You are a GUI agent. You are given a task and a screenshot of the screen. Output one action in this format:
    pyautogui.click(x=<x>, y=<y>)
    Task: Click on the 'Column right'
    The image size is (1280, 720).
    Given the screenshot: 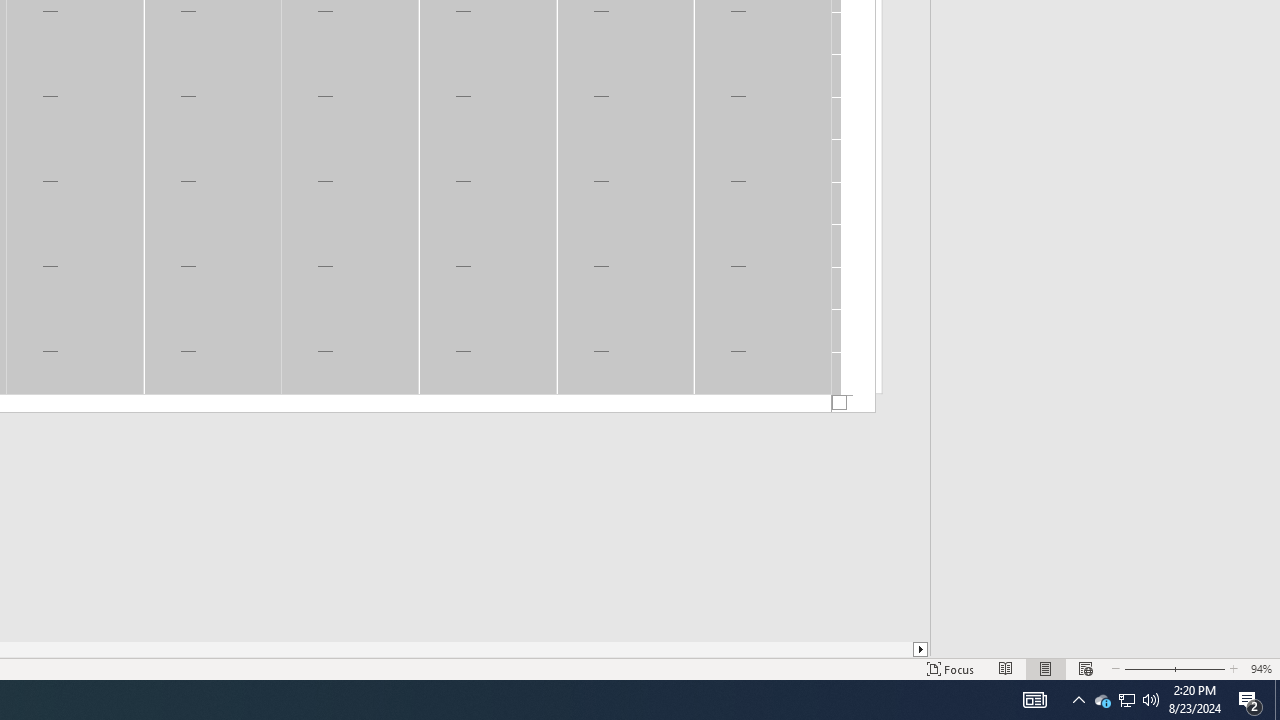 What is the action you would take?
    pyautogui.click(x=920, y=649)
    